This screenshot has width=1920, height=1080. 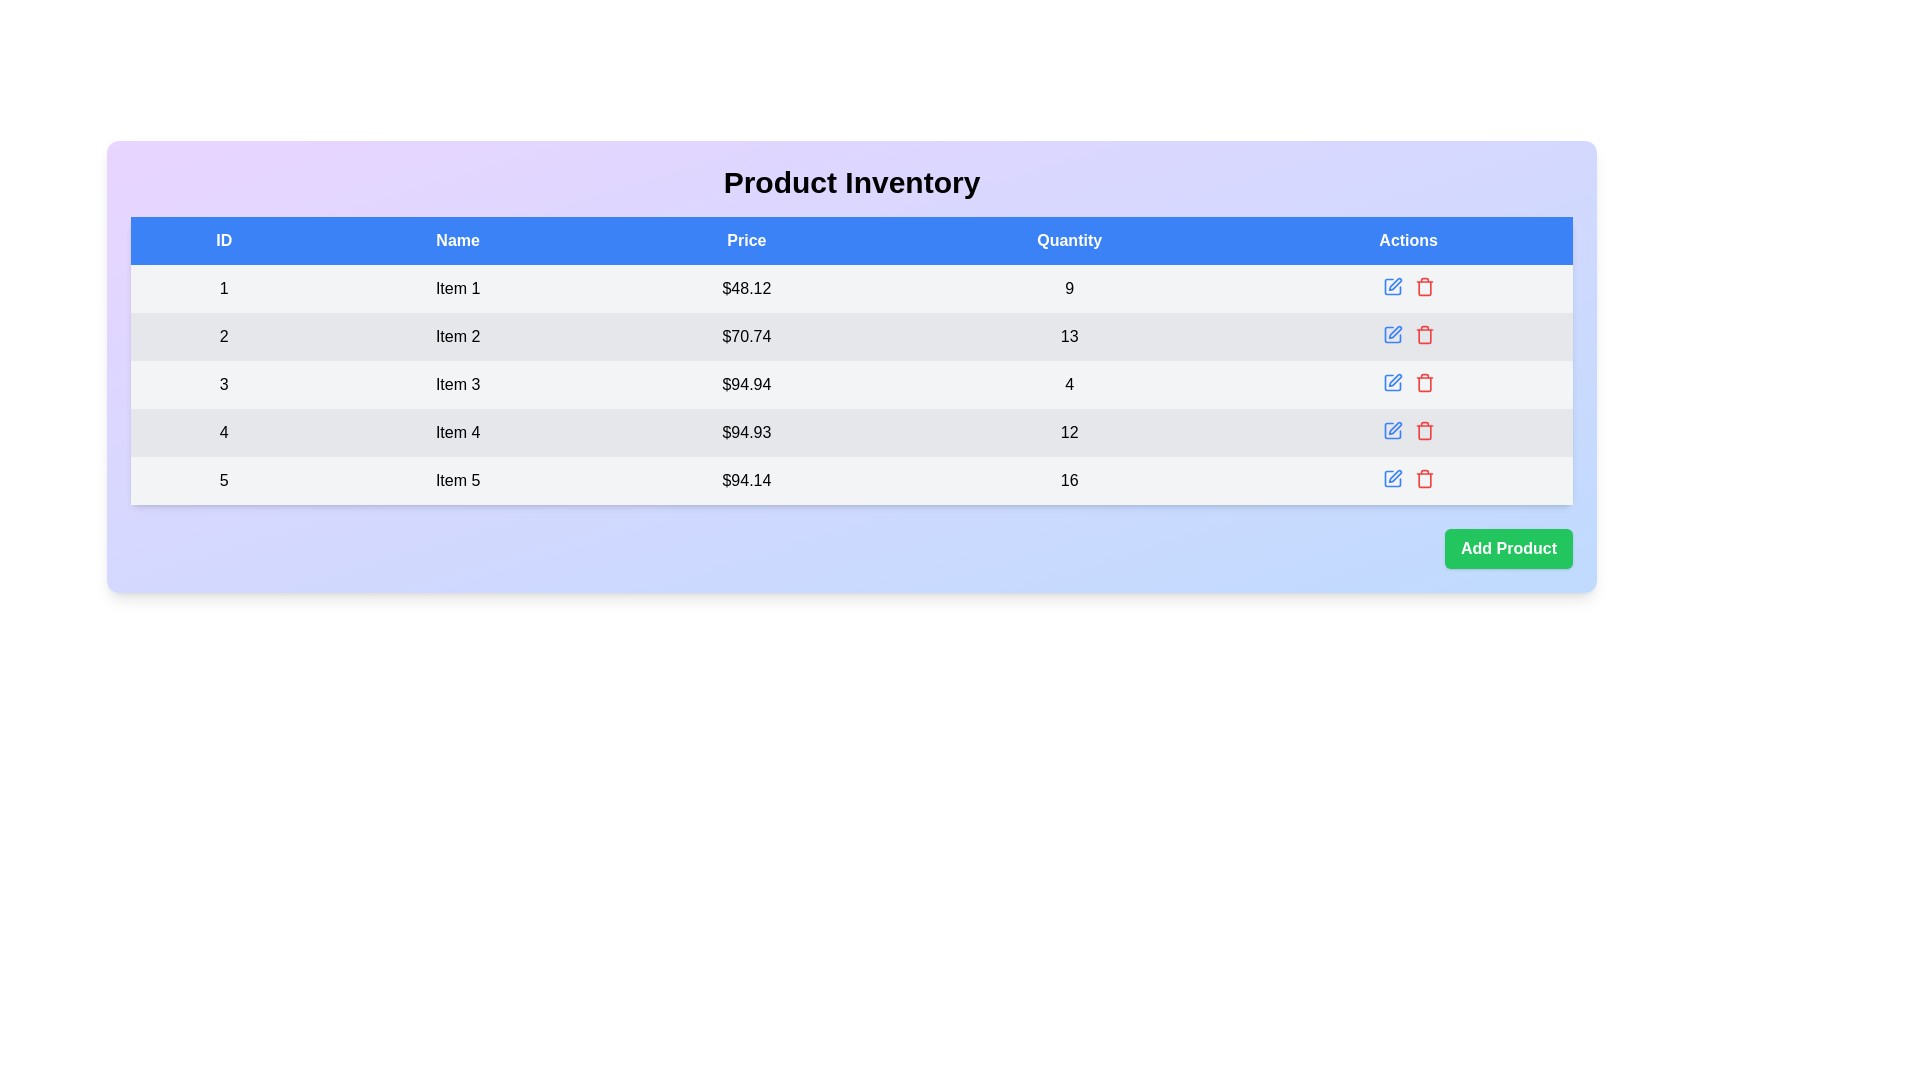 What do you see at coordinates (457, 385) in the screenshot?
I see `the label displaying the name of the third item in the inventory list, which is located in the second column of the third row of a table layout` at bounding box center [457, 385].